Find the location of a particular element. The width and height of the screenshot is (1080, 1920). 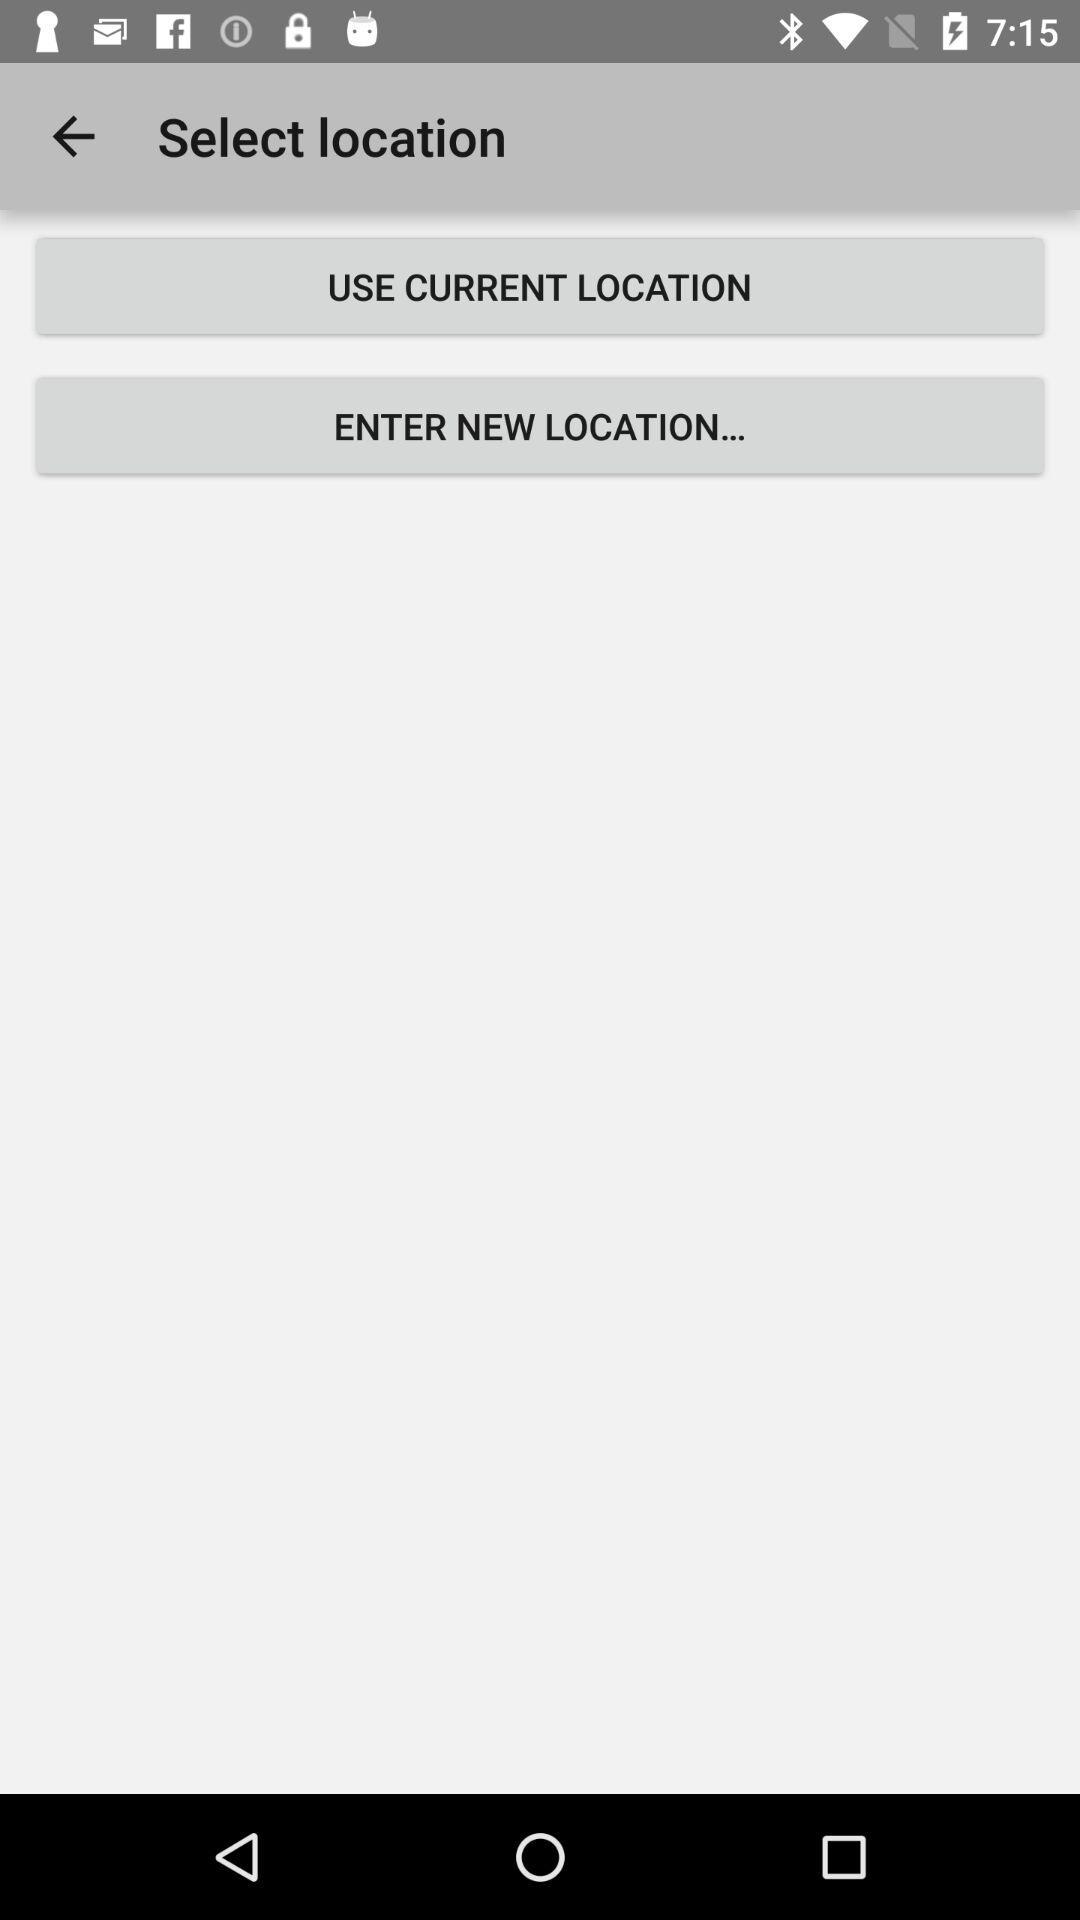

app to the left of select location icon is located at coordinates (72, 135).